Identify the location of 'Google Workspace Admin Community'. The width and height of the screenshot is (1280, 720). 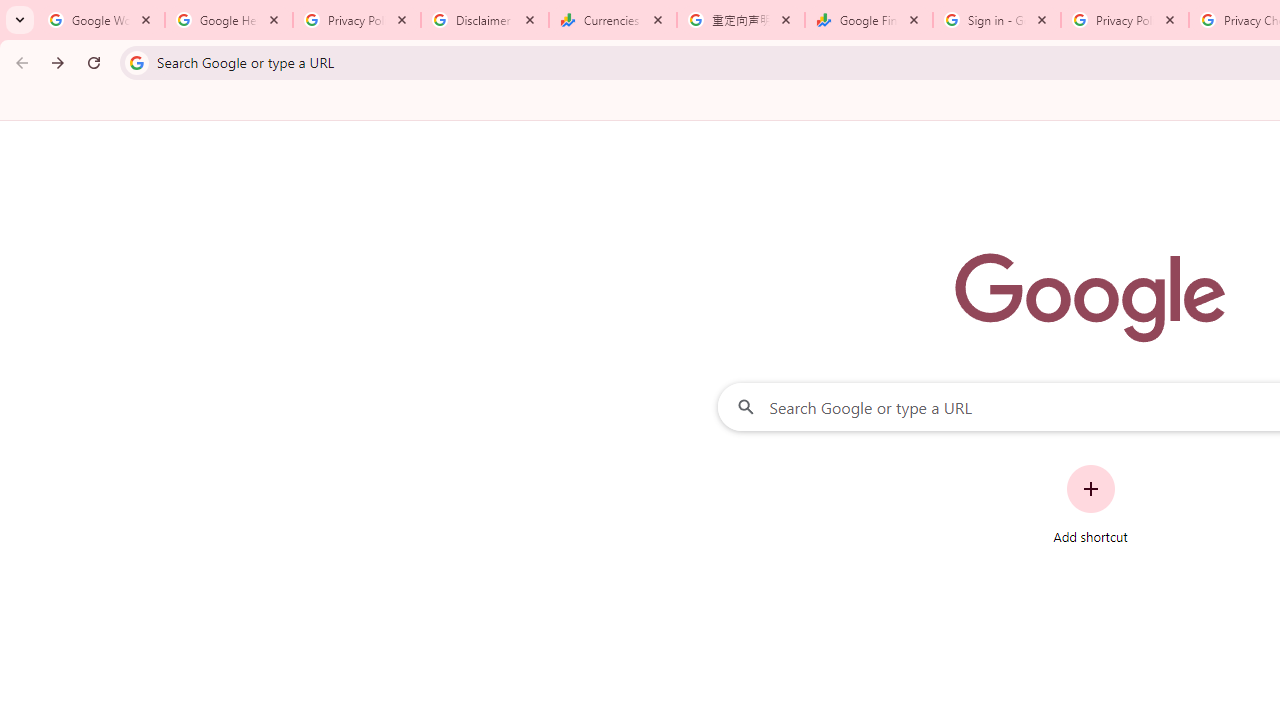
(100, 20).